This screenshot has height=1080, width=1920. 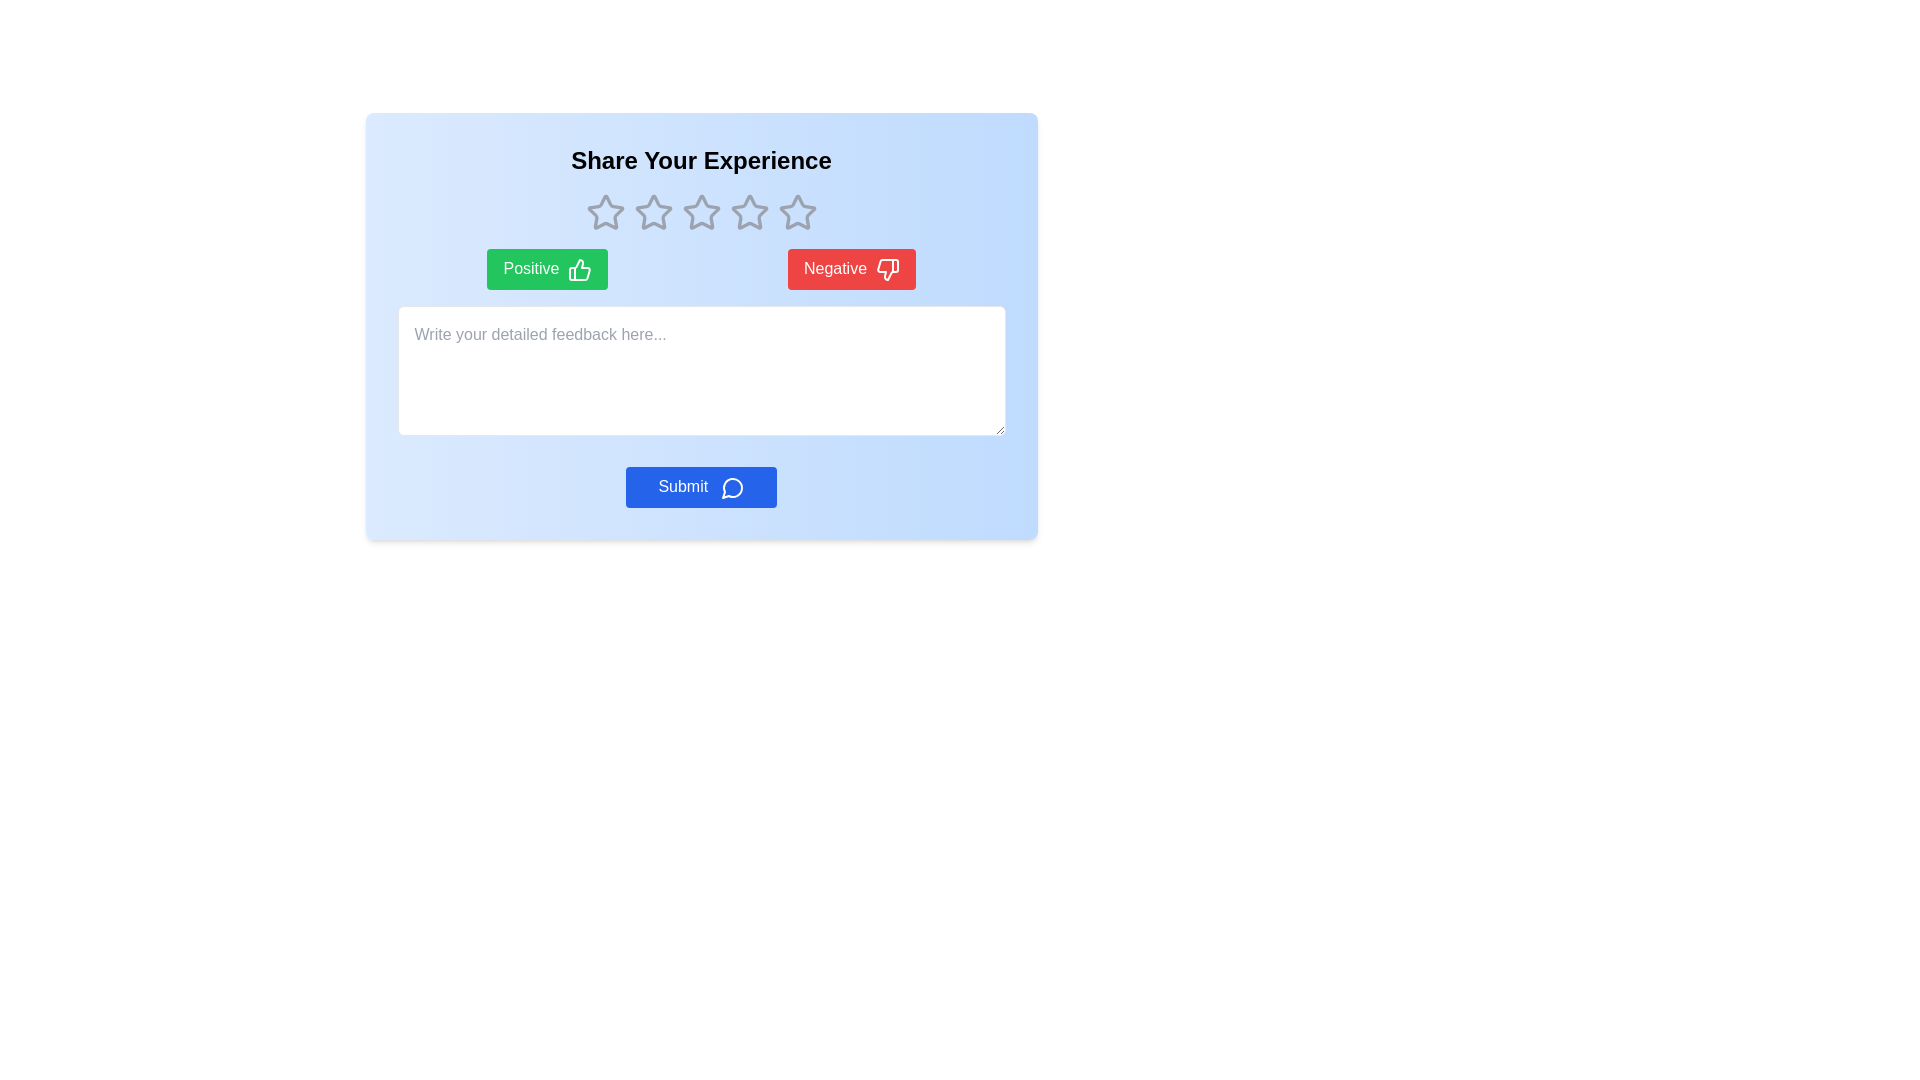 I want to click on the third star icon in the horizontal series of five stars, so click(x=701, y=212).